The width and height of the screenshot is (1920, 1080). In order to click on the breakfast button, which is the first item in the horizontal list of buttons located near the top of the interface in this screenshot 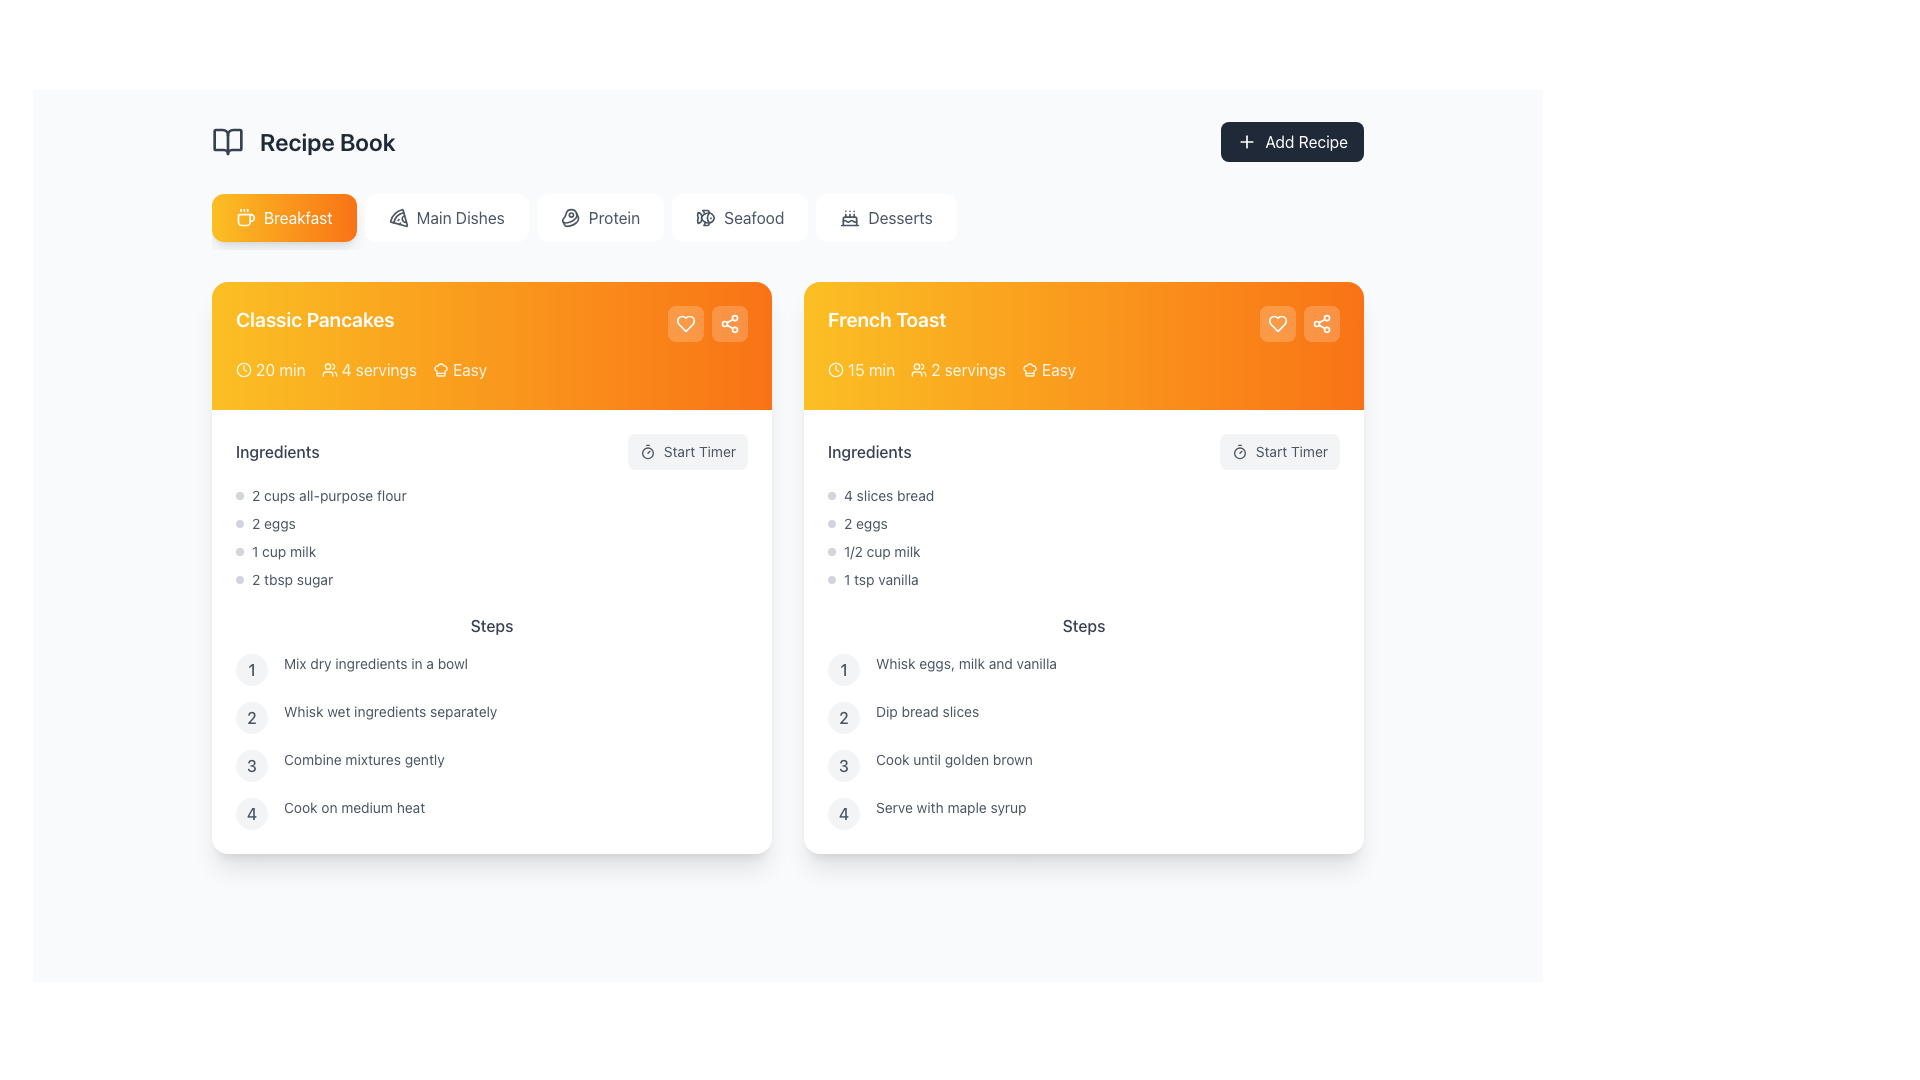, I will do `click(283, 218)`.